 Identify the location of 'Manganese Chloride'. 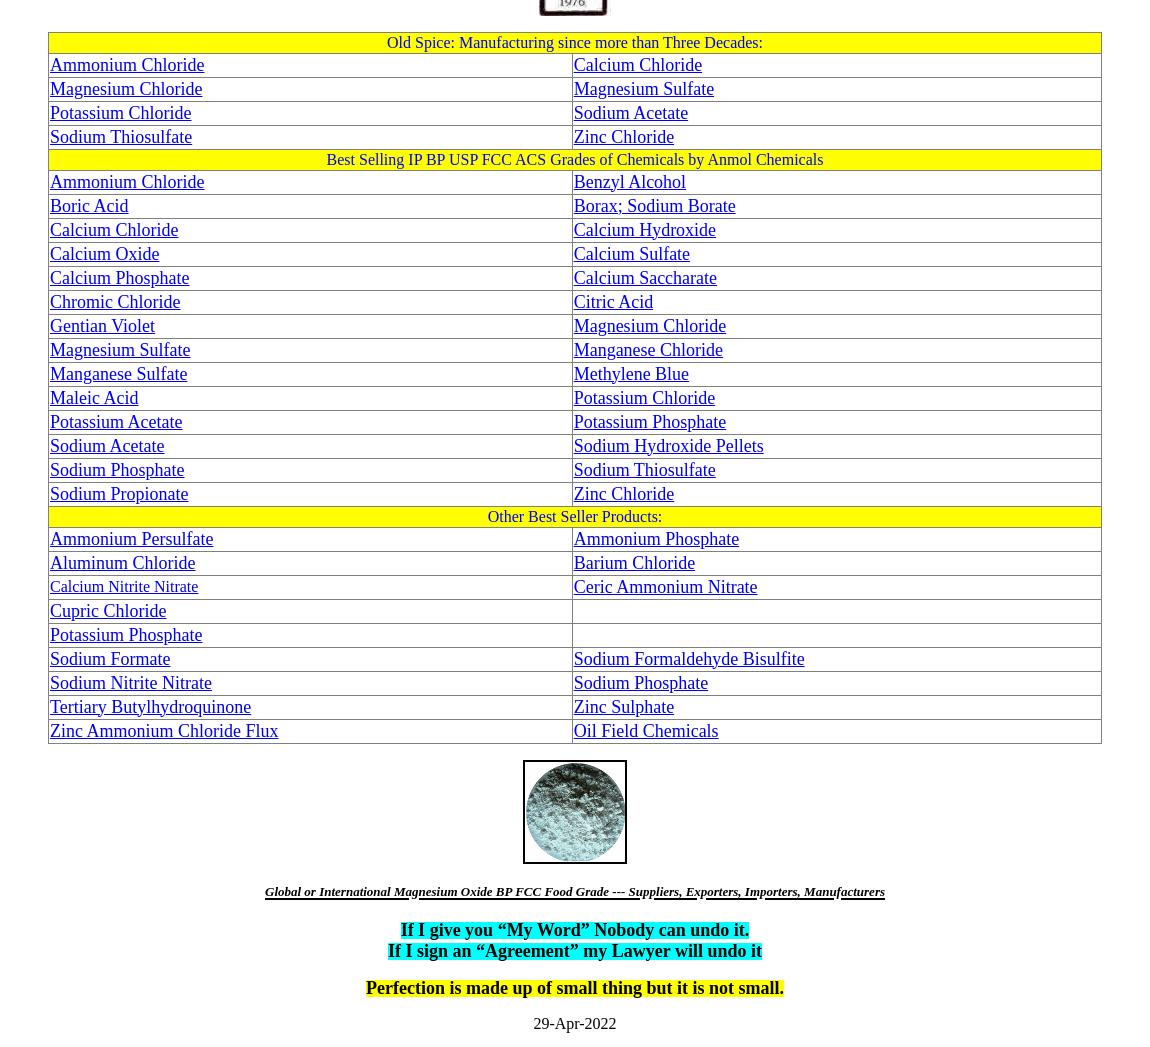
(647, 348).